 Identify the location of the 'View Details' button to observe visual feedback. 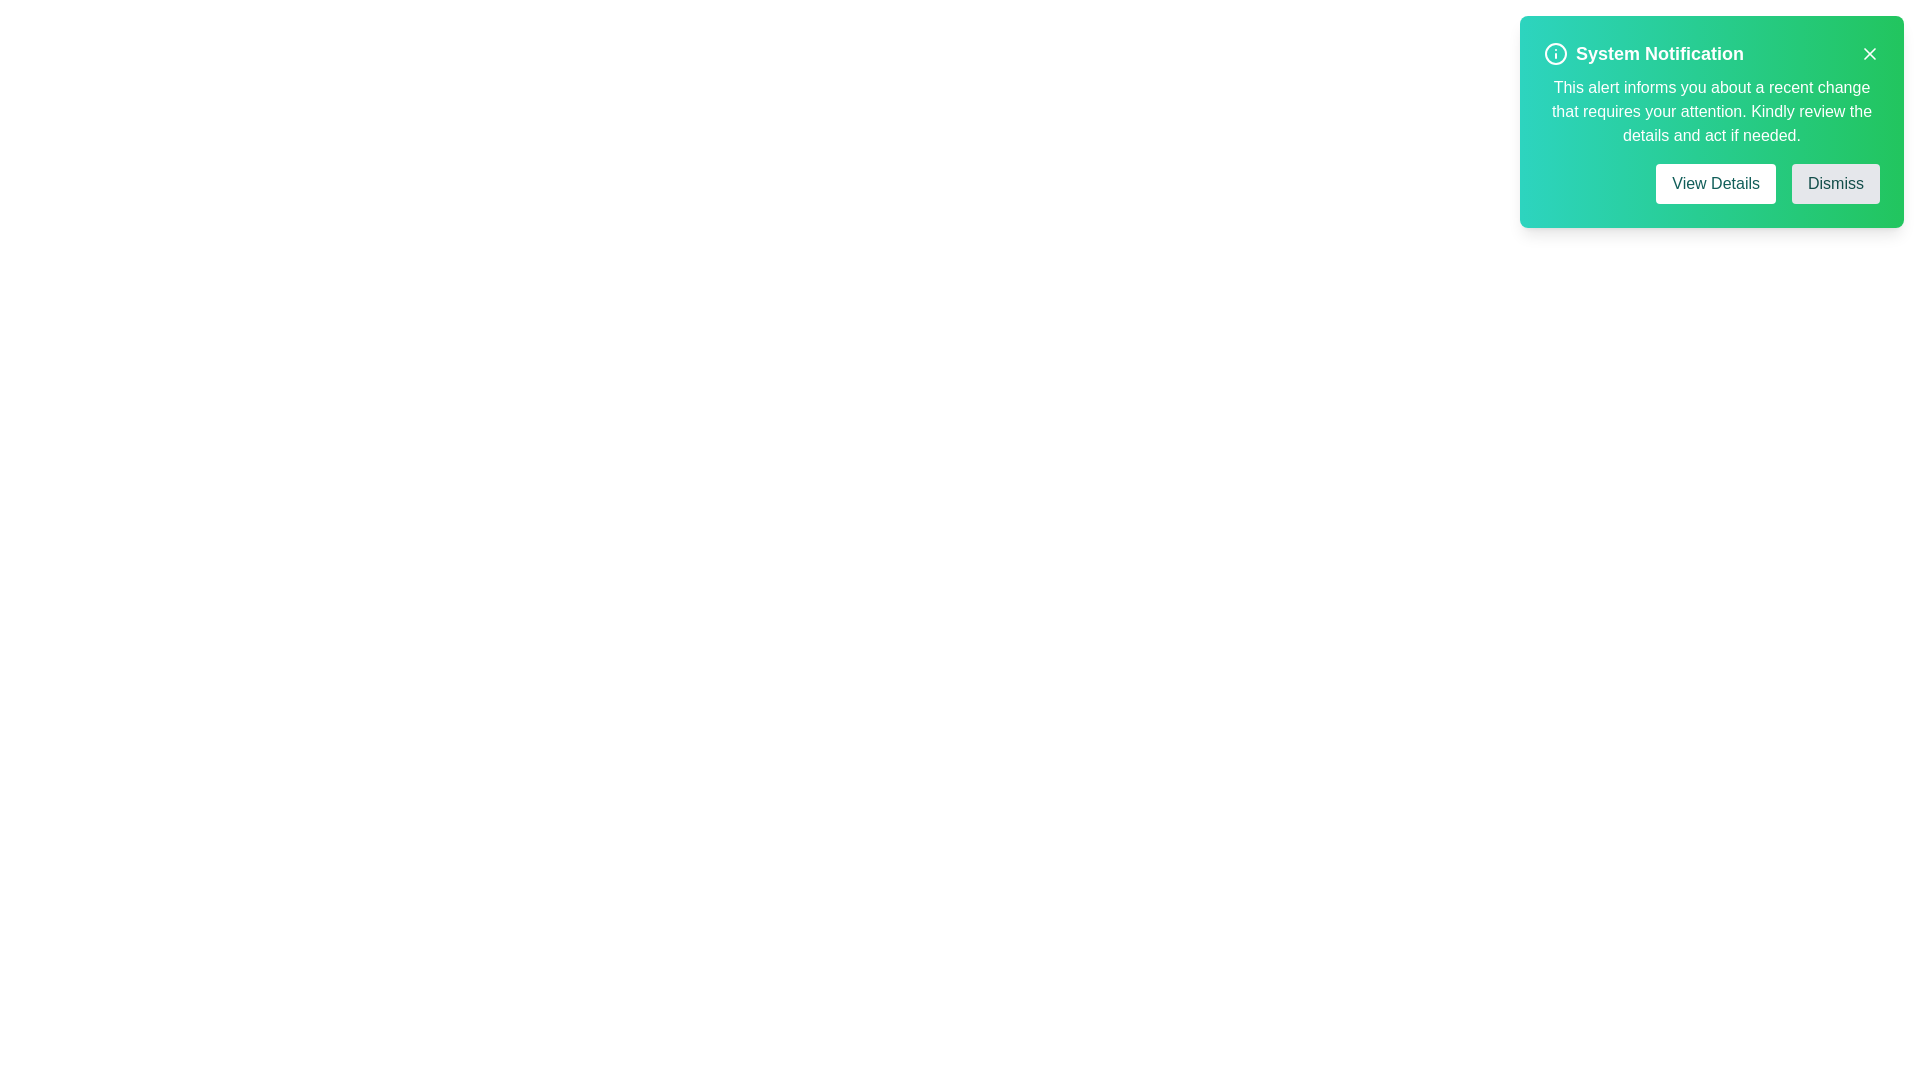
(1715, 184).